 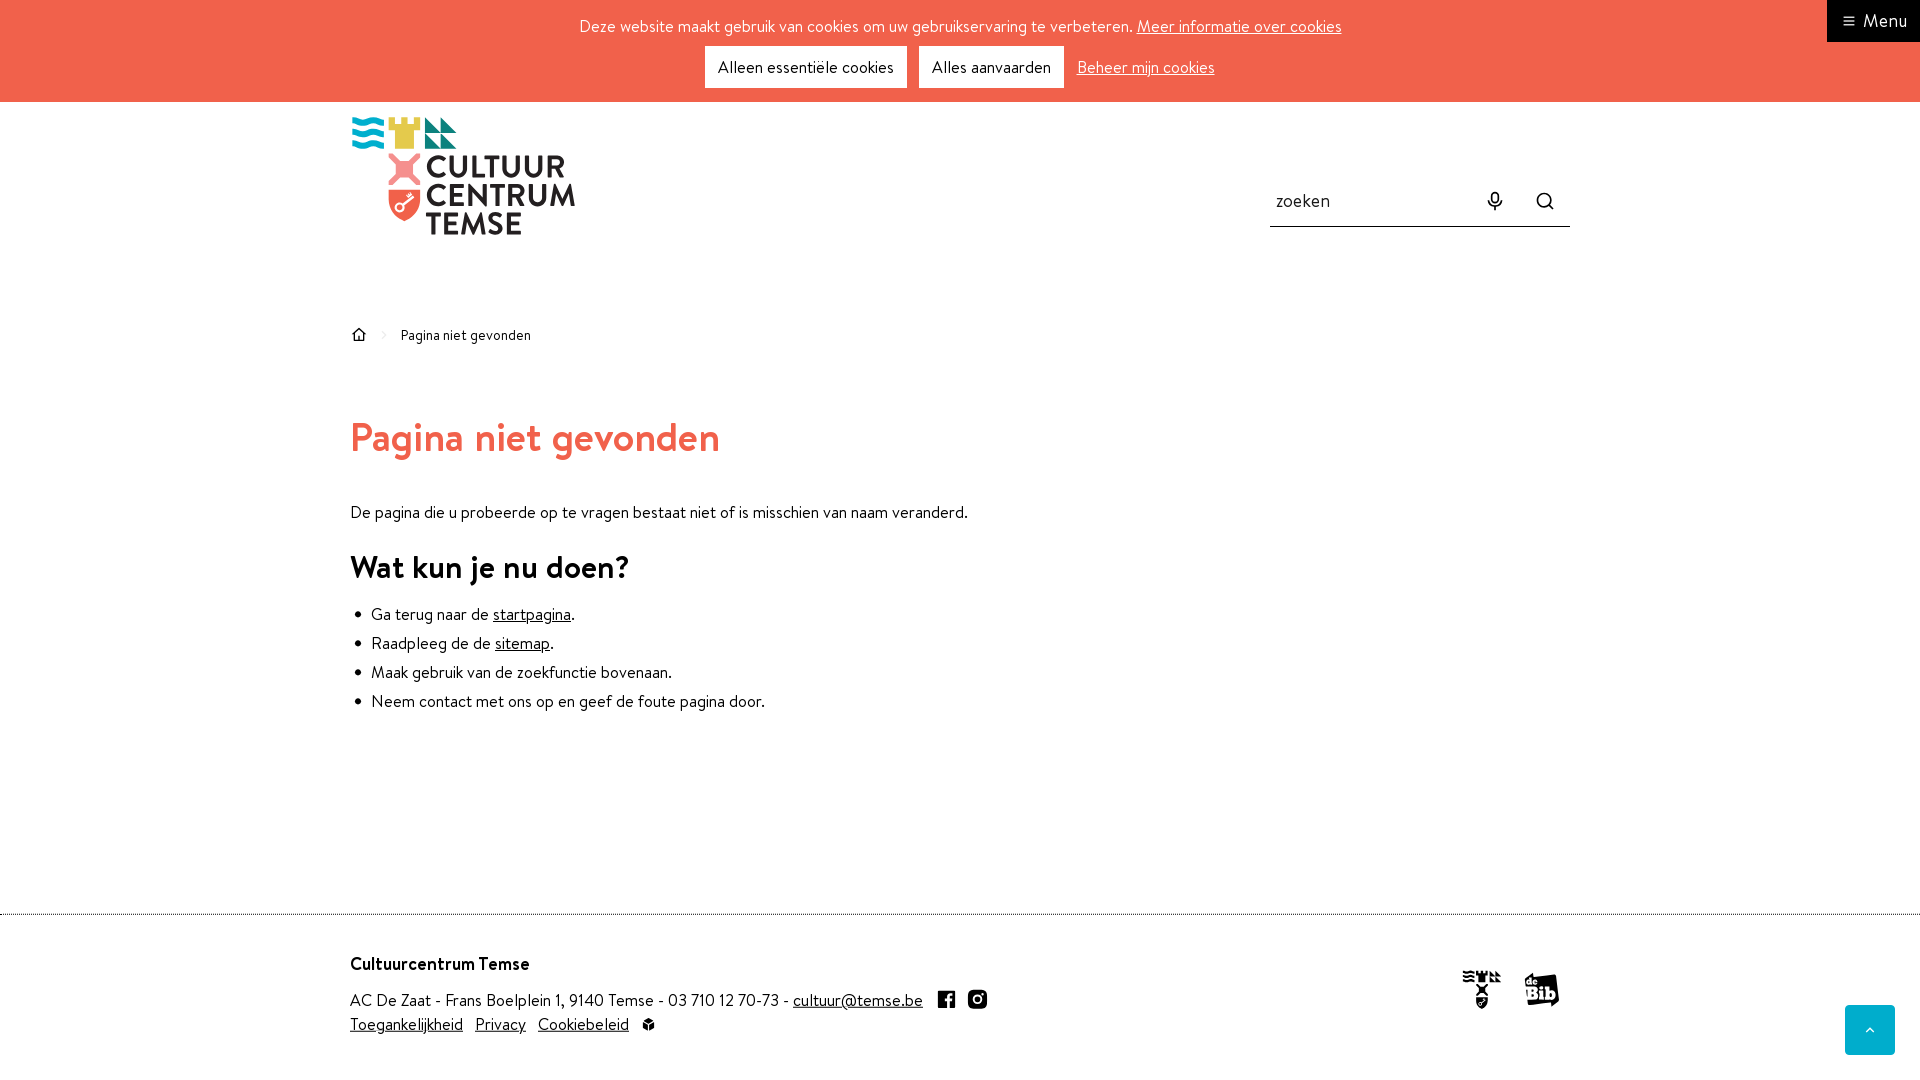 I want to click on 'sitemap', so click(x=522, y=643).